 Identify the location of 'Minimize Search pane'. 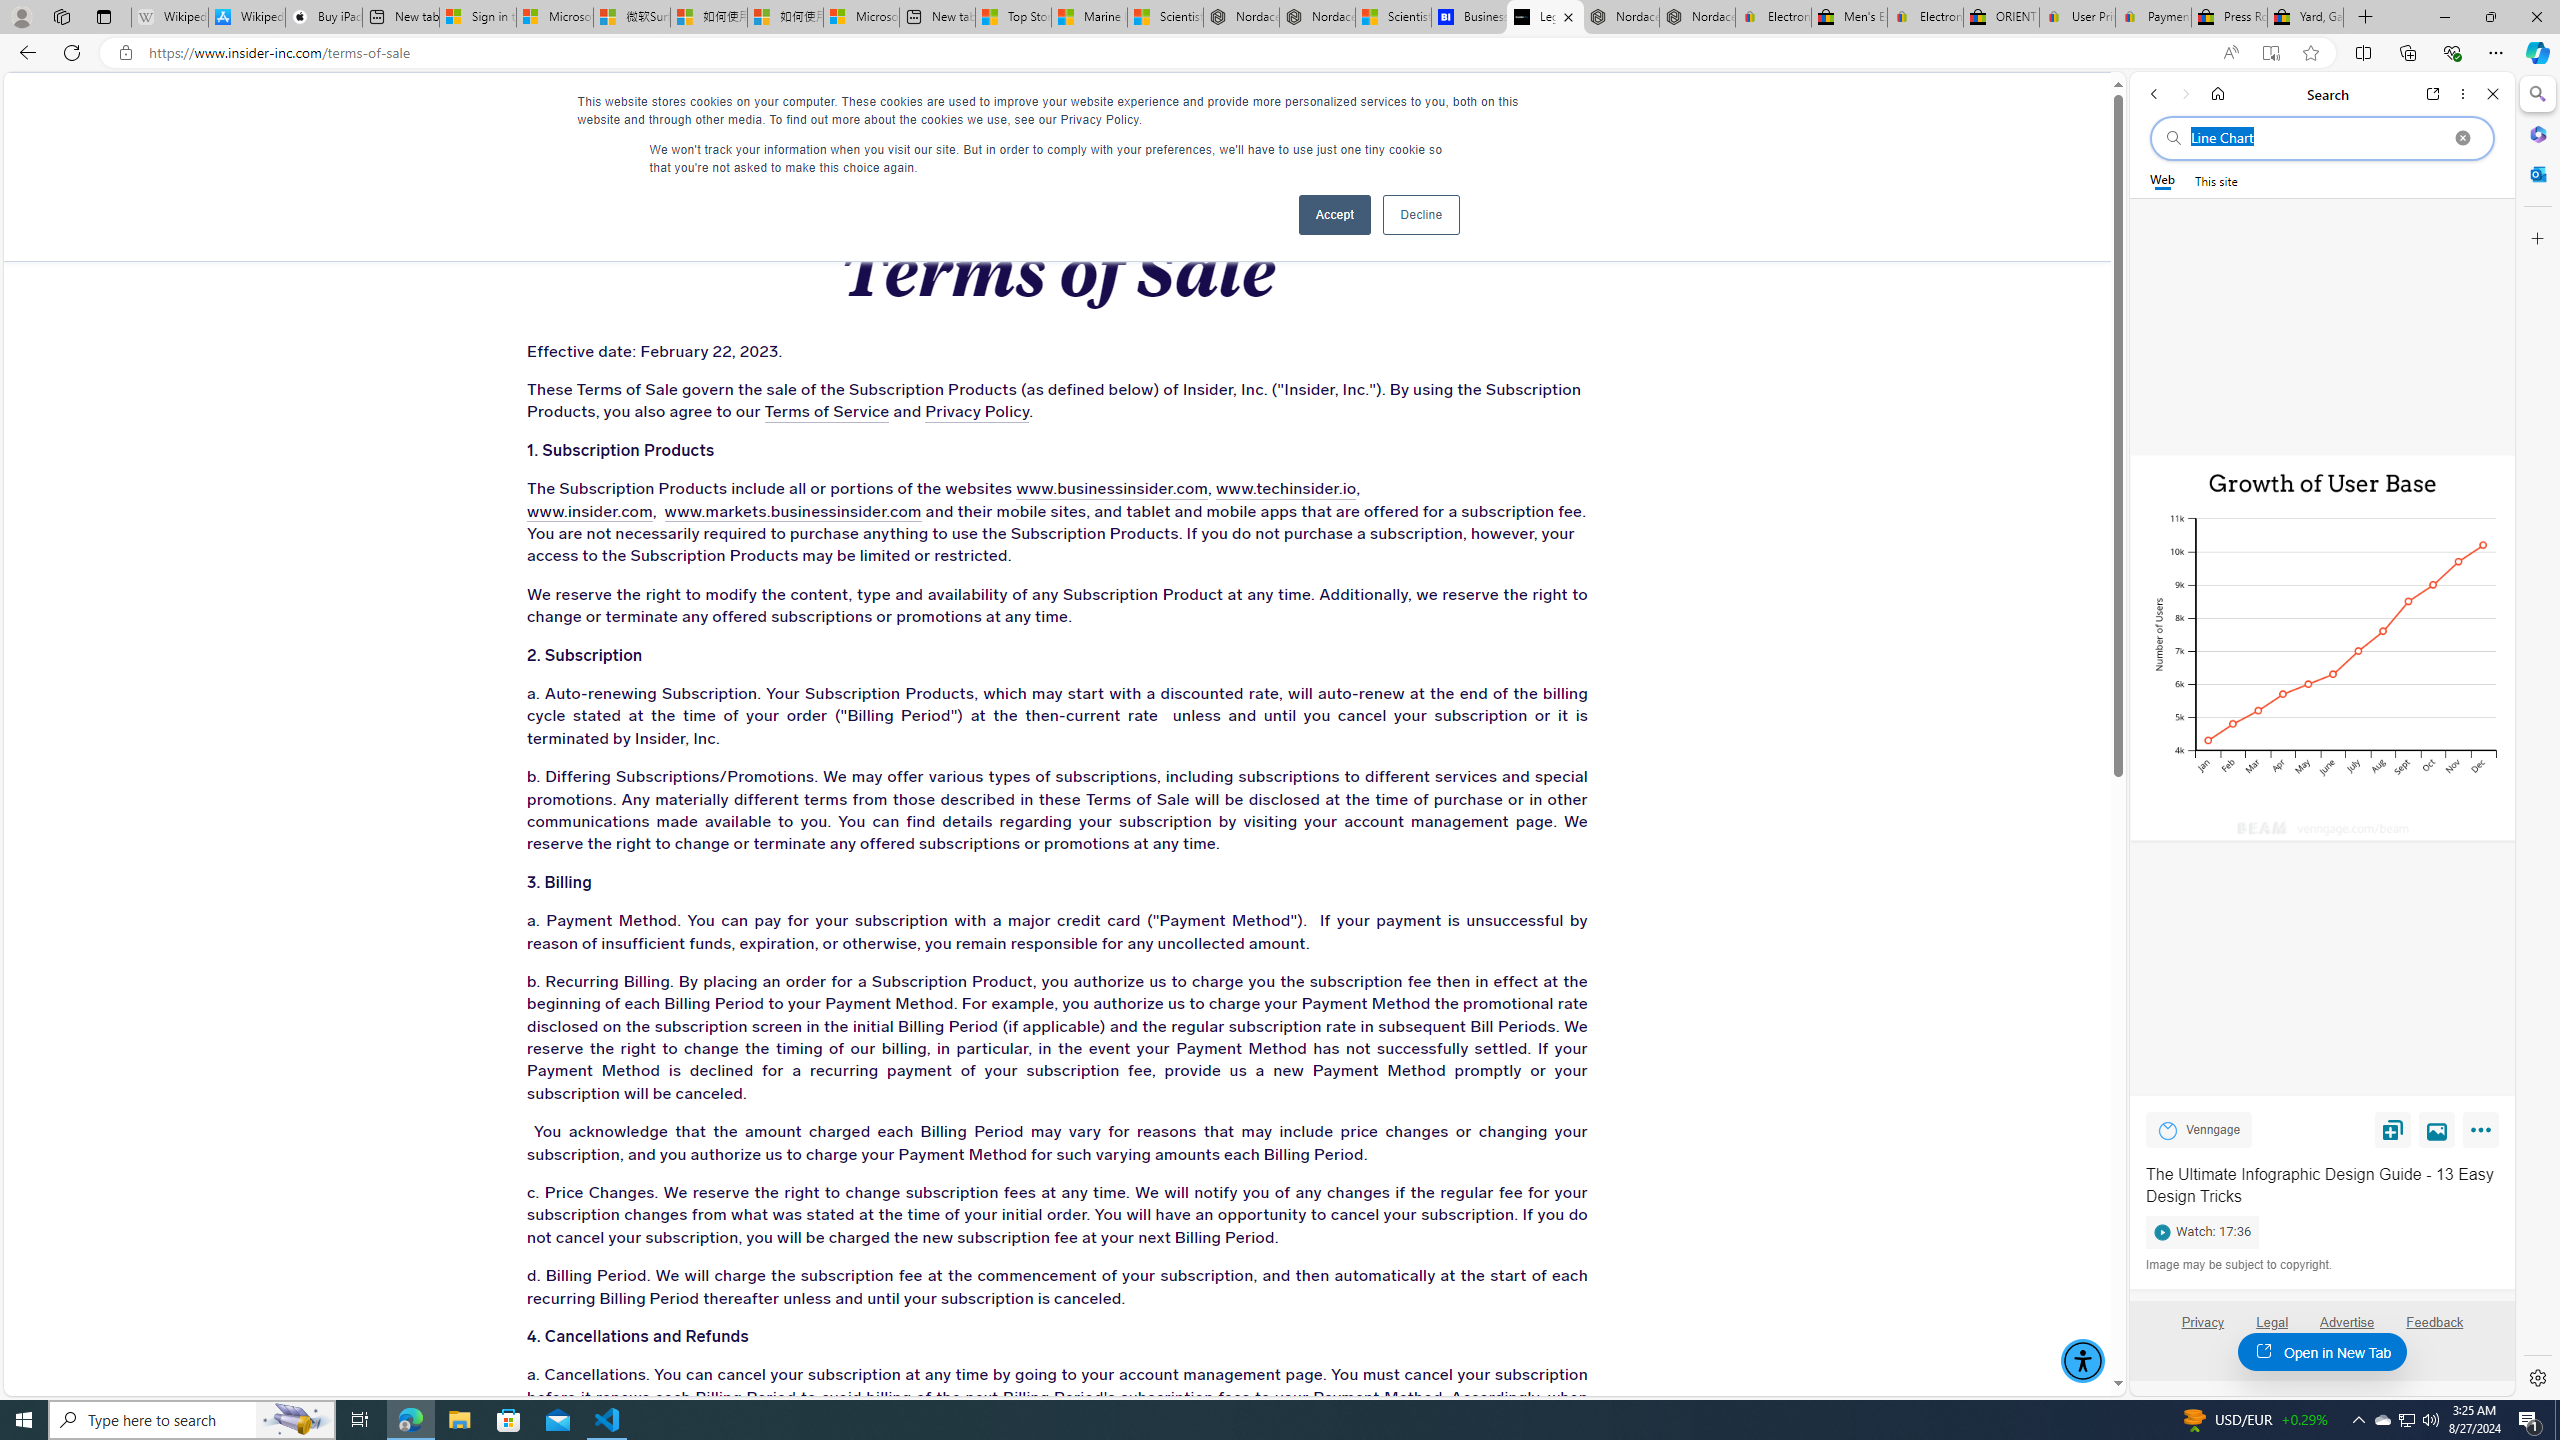
(2535, 93).